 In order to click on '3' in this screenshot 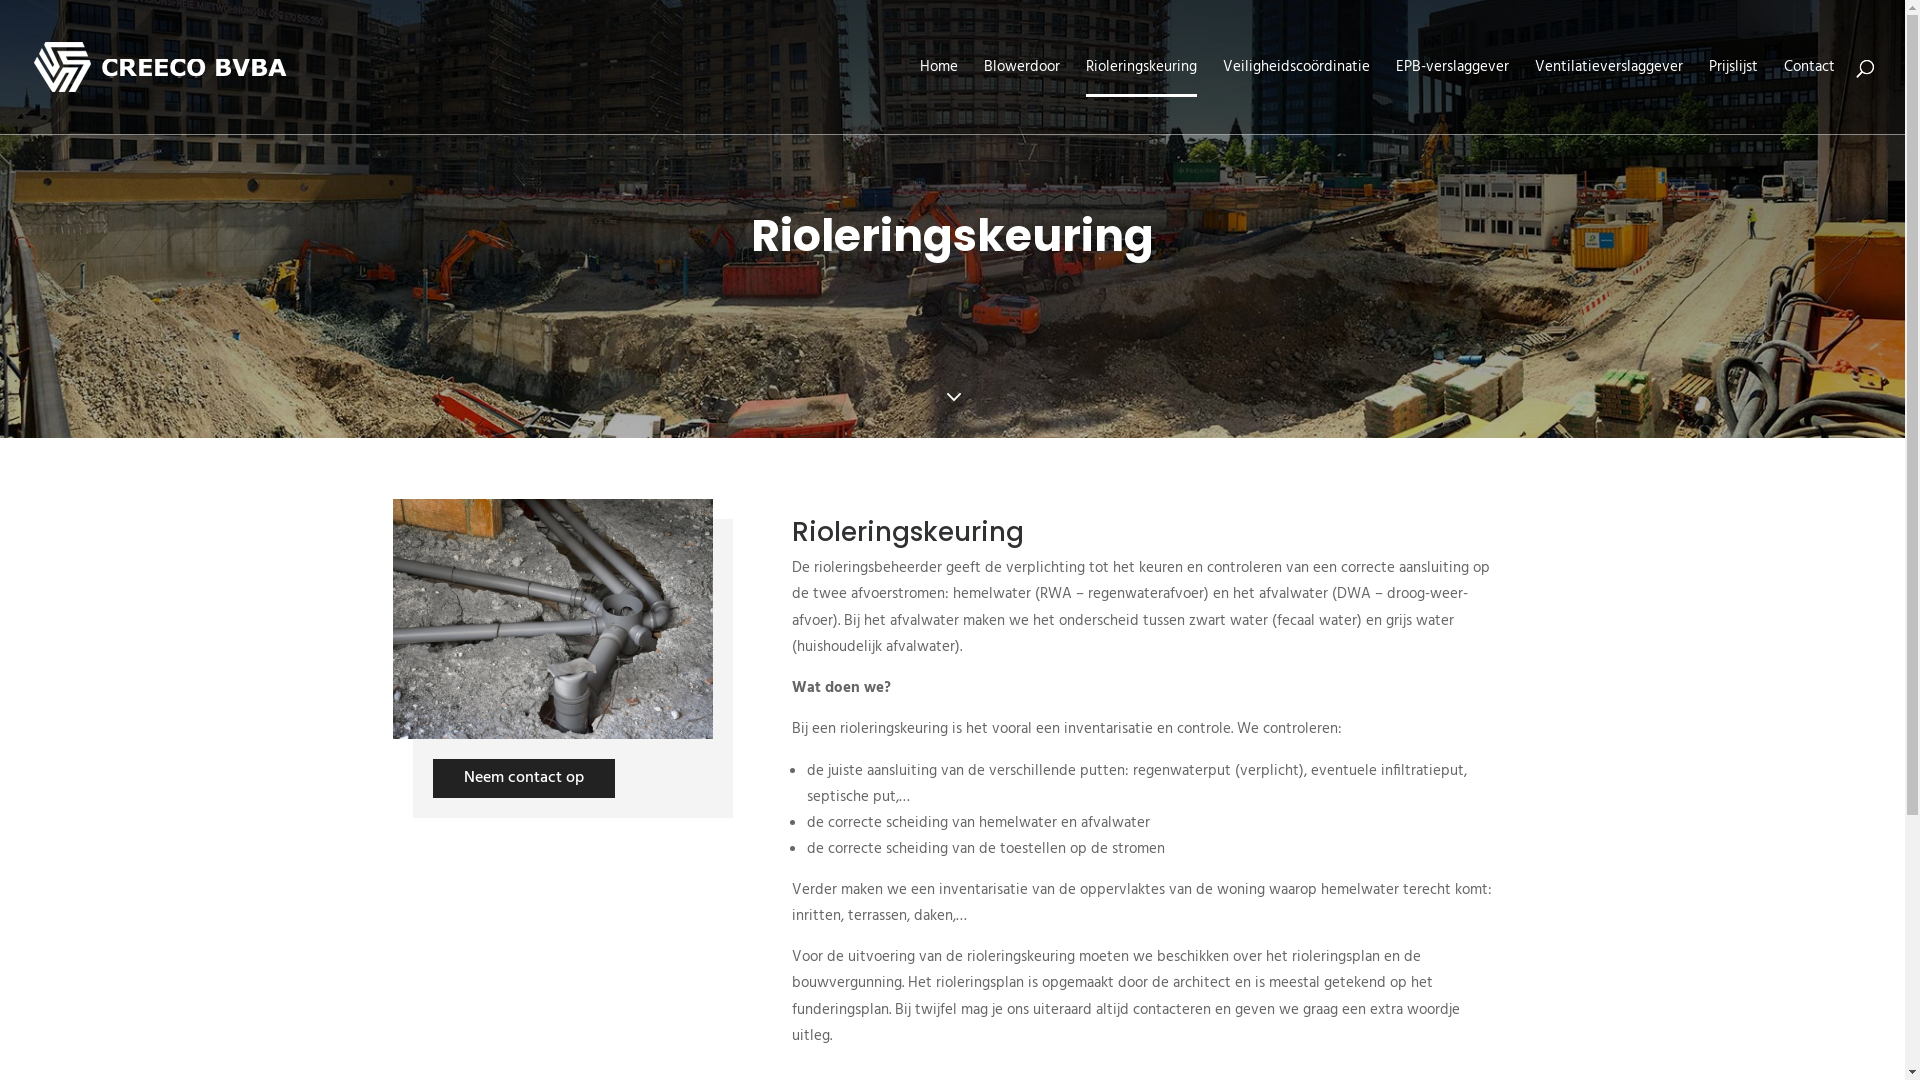, I will do `click(952, 399)`.